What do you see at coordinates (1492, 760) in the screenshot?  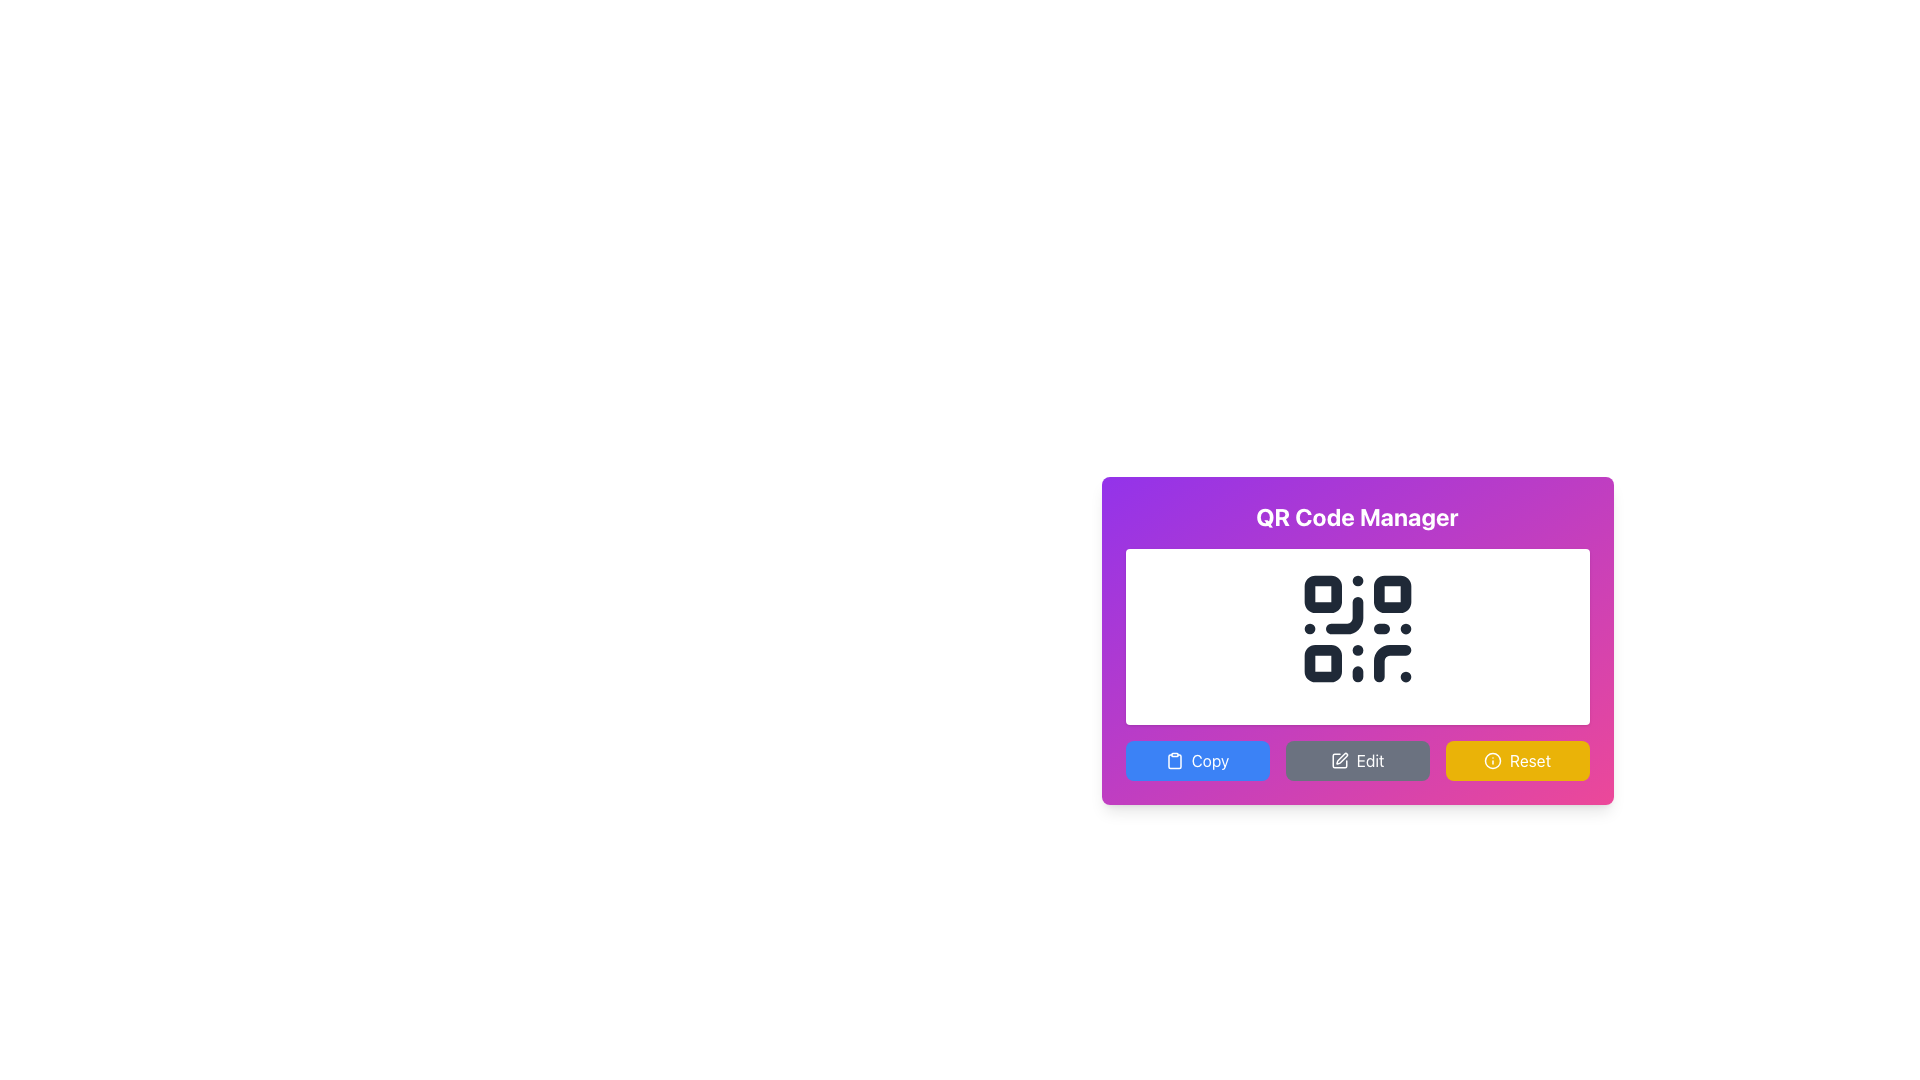 I see `the outermost circular outline of the informational icon in the QR Code Manager interface` at bounding box center [1492, 760].